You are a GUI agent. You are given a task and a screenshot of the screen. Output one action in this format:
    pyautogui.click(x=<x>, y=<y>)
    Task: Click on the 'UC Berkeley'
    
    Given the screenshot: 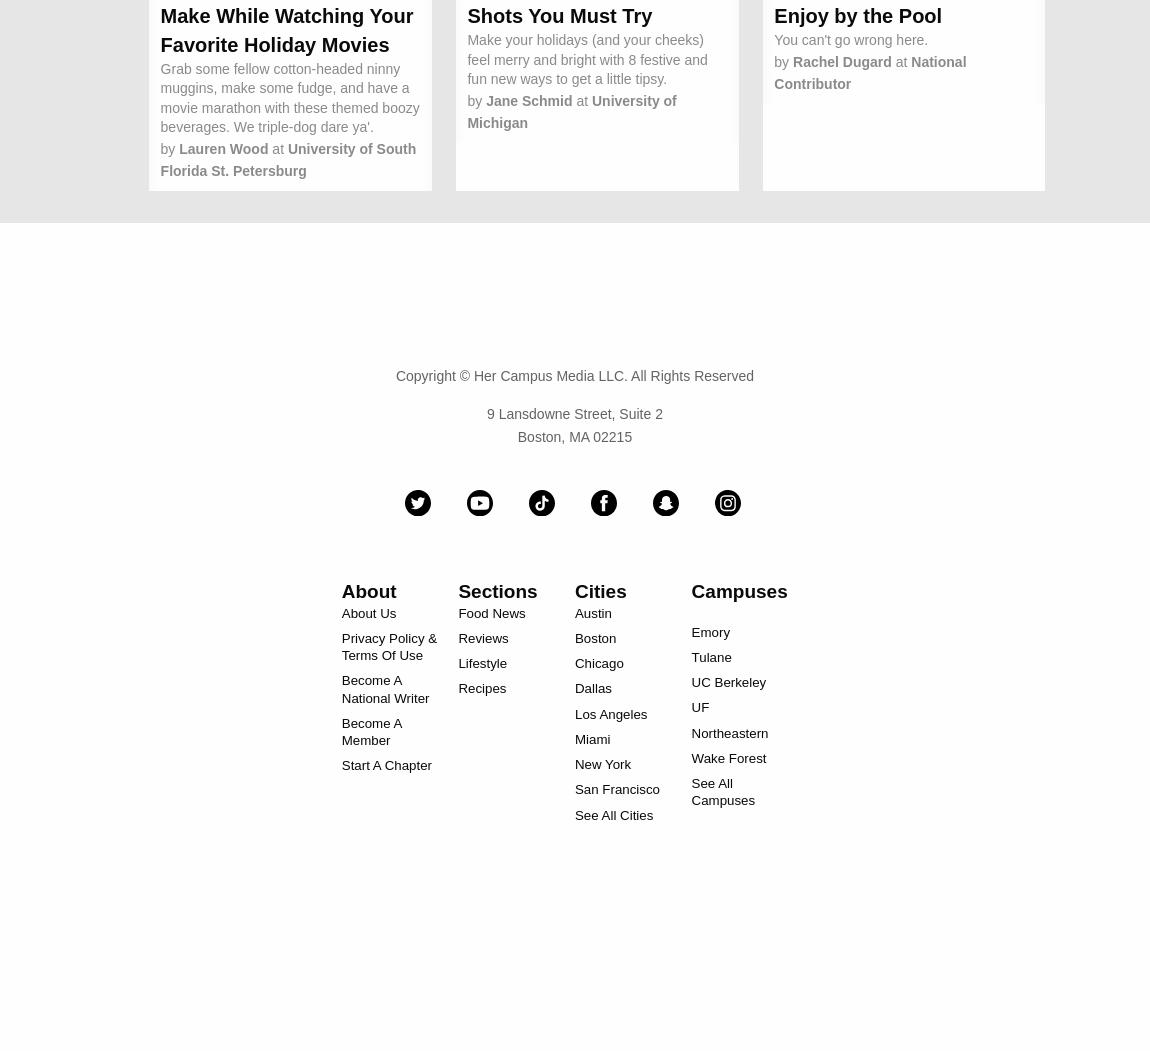 What is the action you would take?
    pyautogui.click(x=727, y=682)
    